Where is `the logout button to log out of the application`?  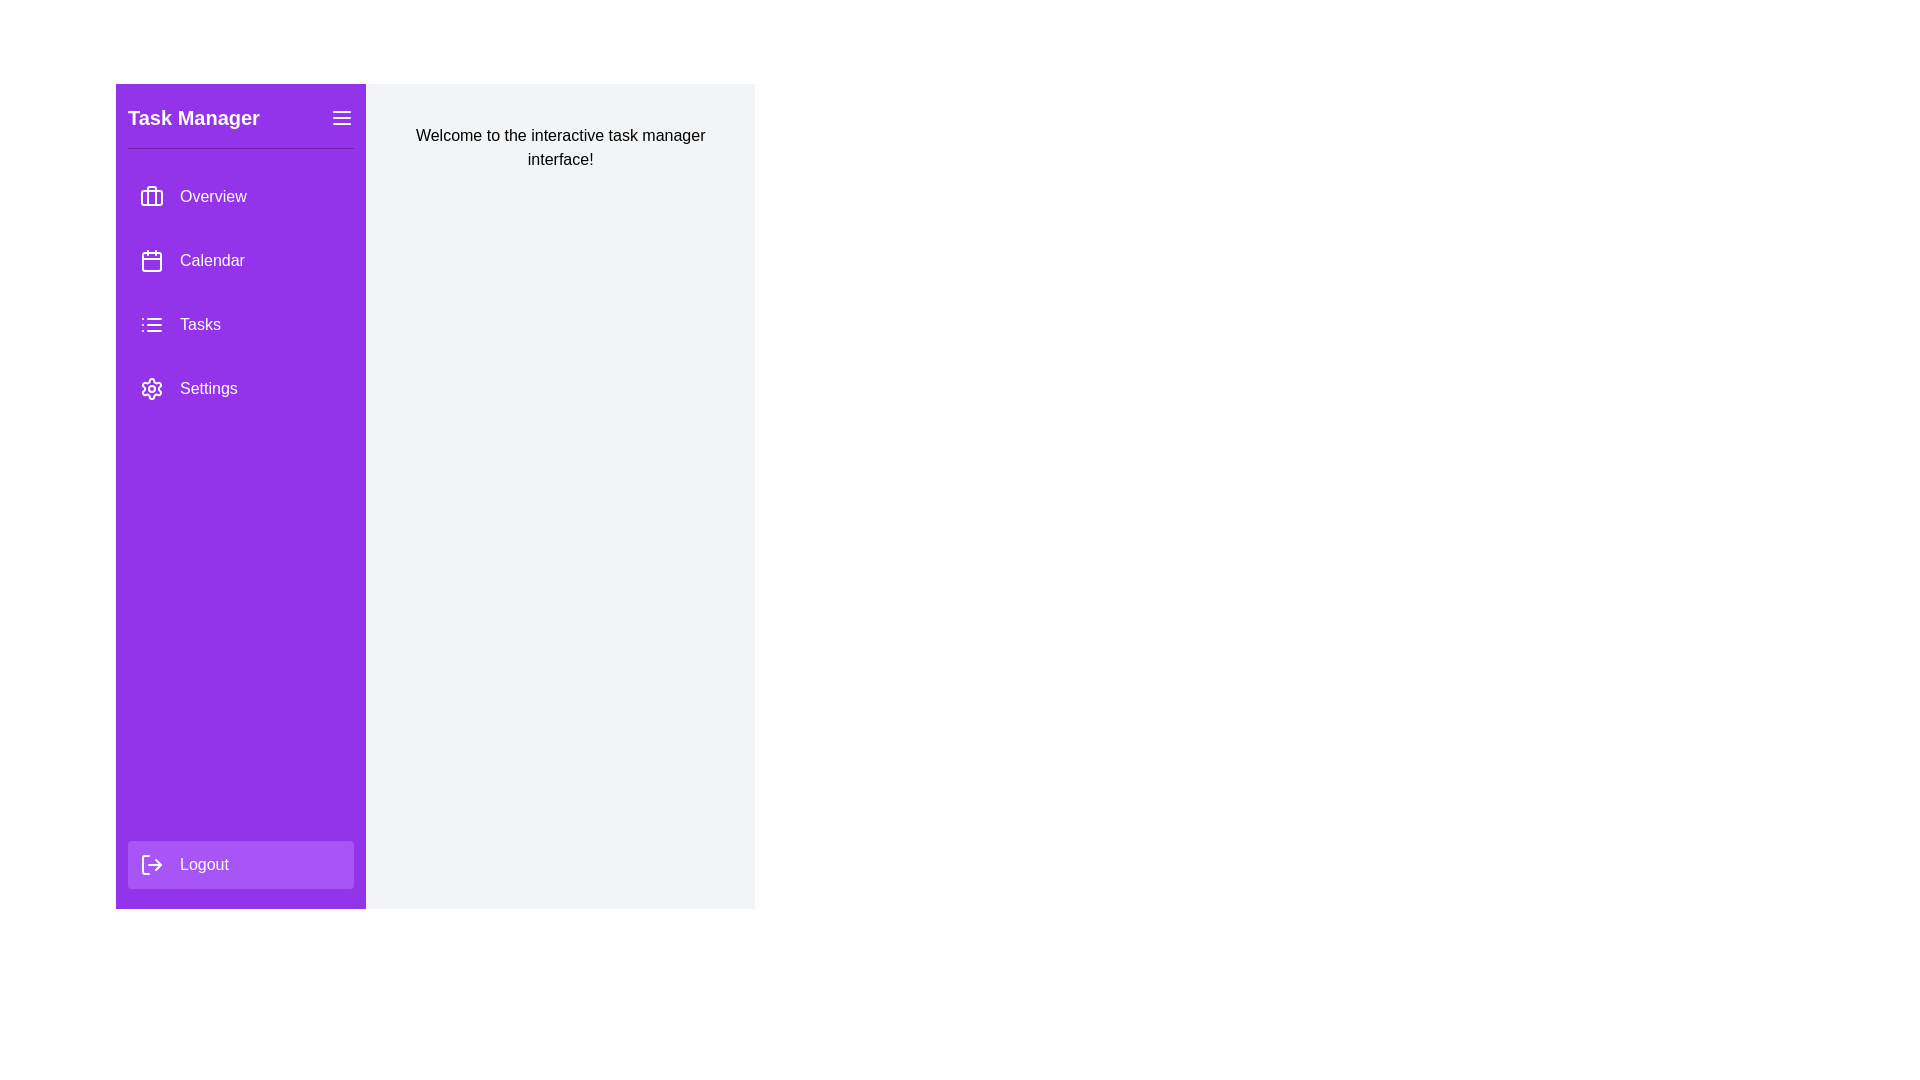
the logout button to log out of the application is located at coordinates (240, 863).